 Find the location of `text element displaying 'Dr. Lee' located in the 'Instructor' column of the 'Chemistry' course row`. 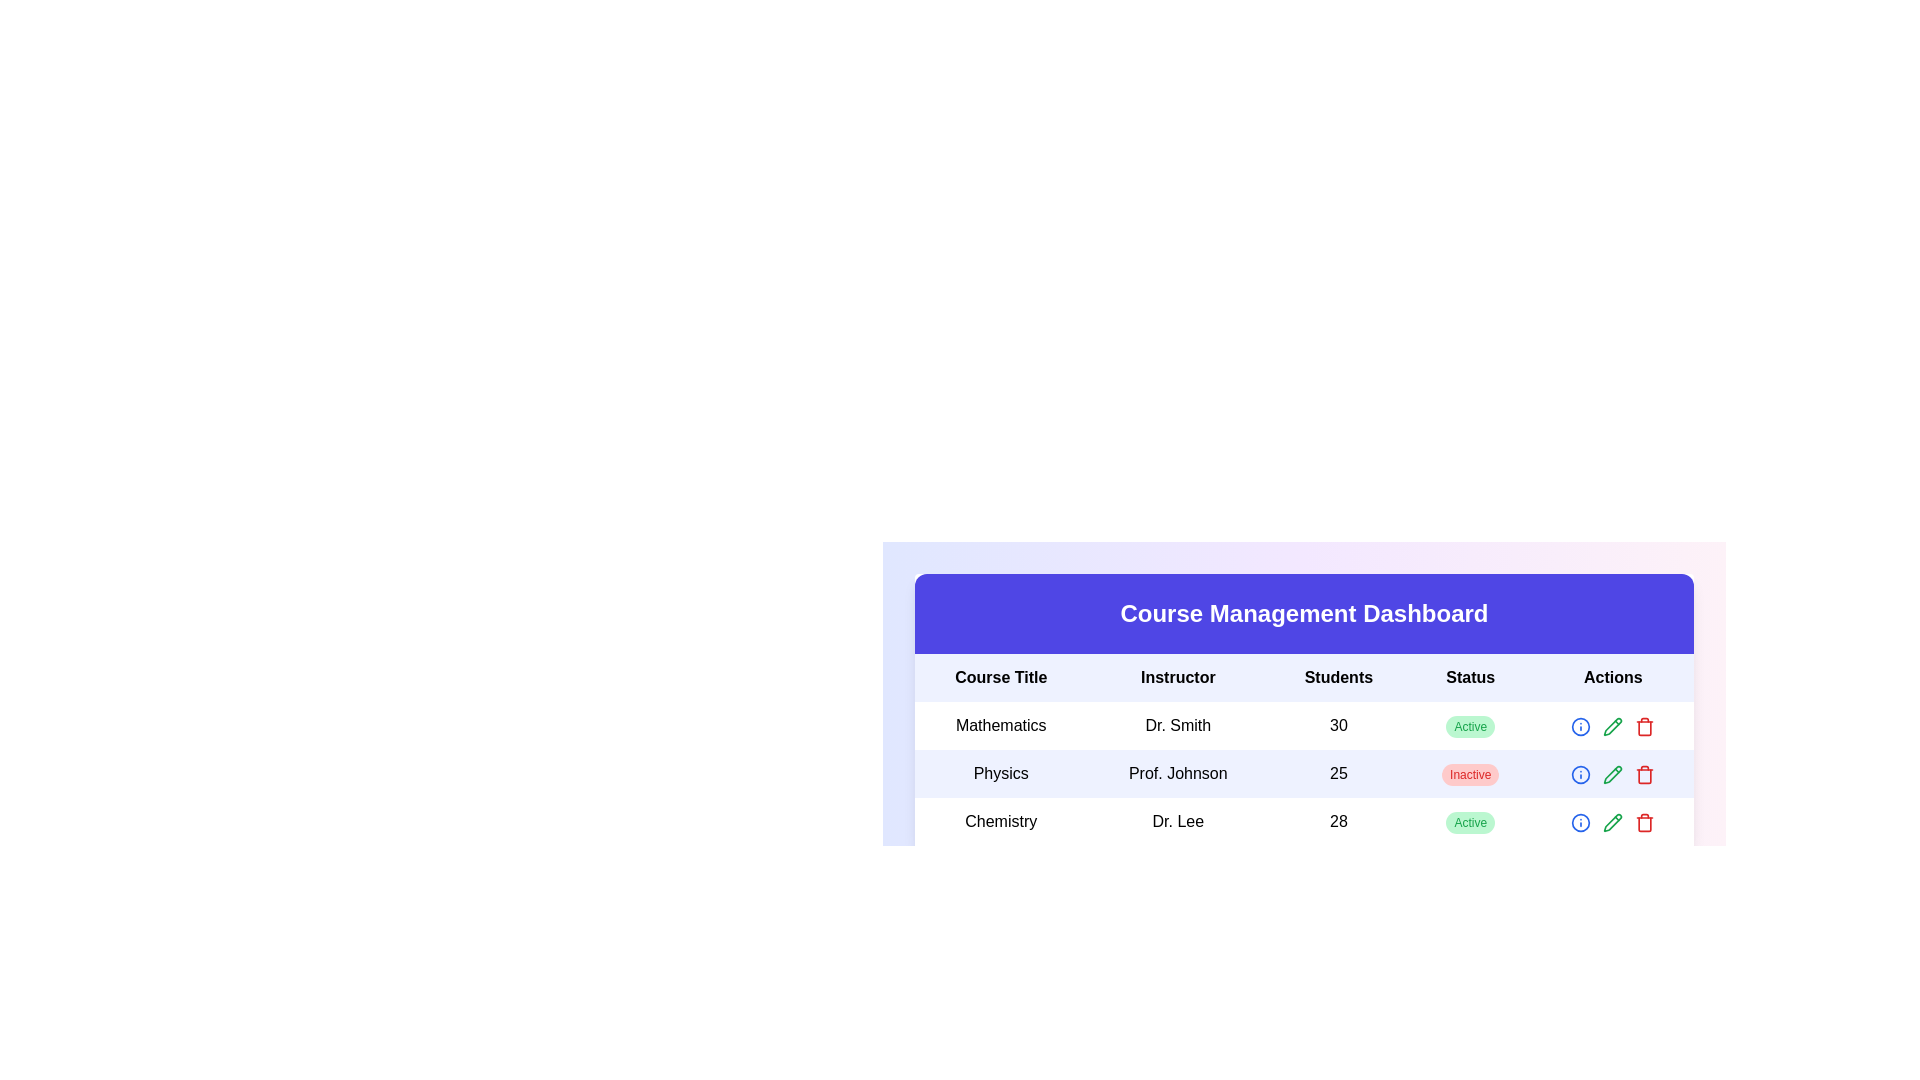

text element displaying 'Dr. Lee' located in the 'Instructor' column of the 'Chemistry' course row is located at coordinates (1178, 821).